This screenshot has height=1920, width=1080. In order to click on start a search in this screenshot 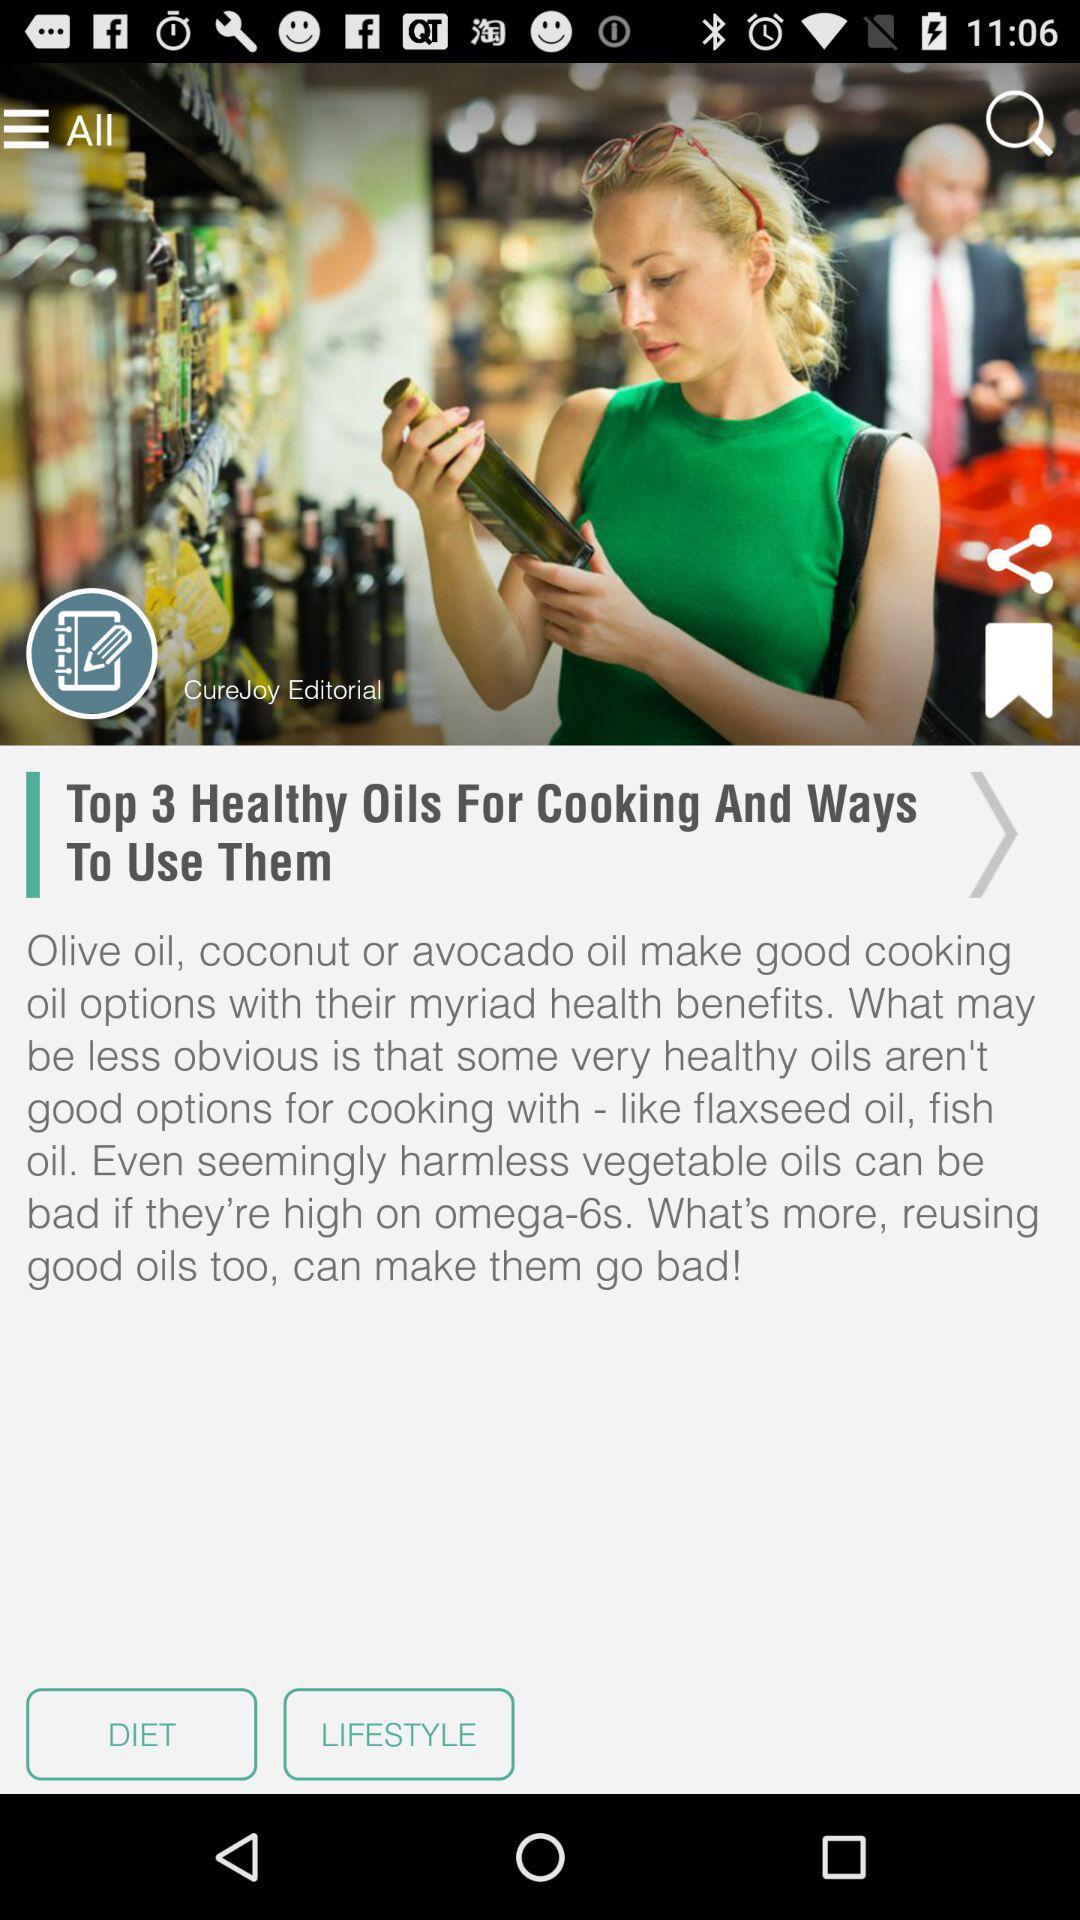, I will do `click(1019, 122)`.